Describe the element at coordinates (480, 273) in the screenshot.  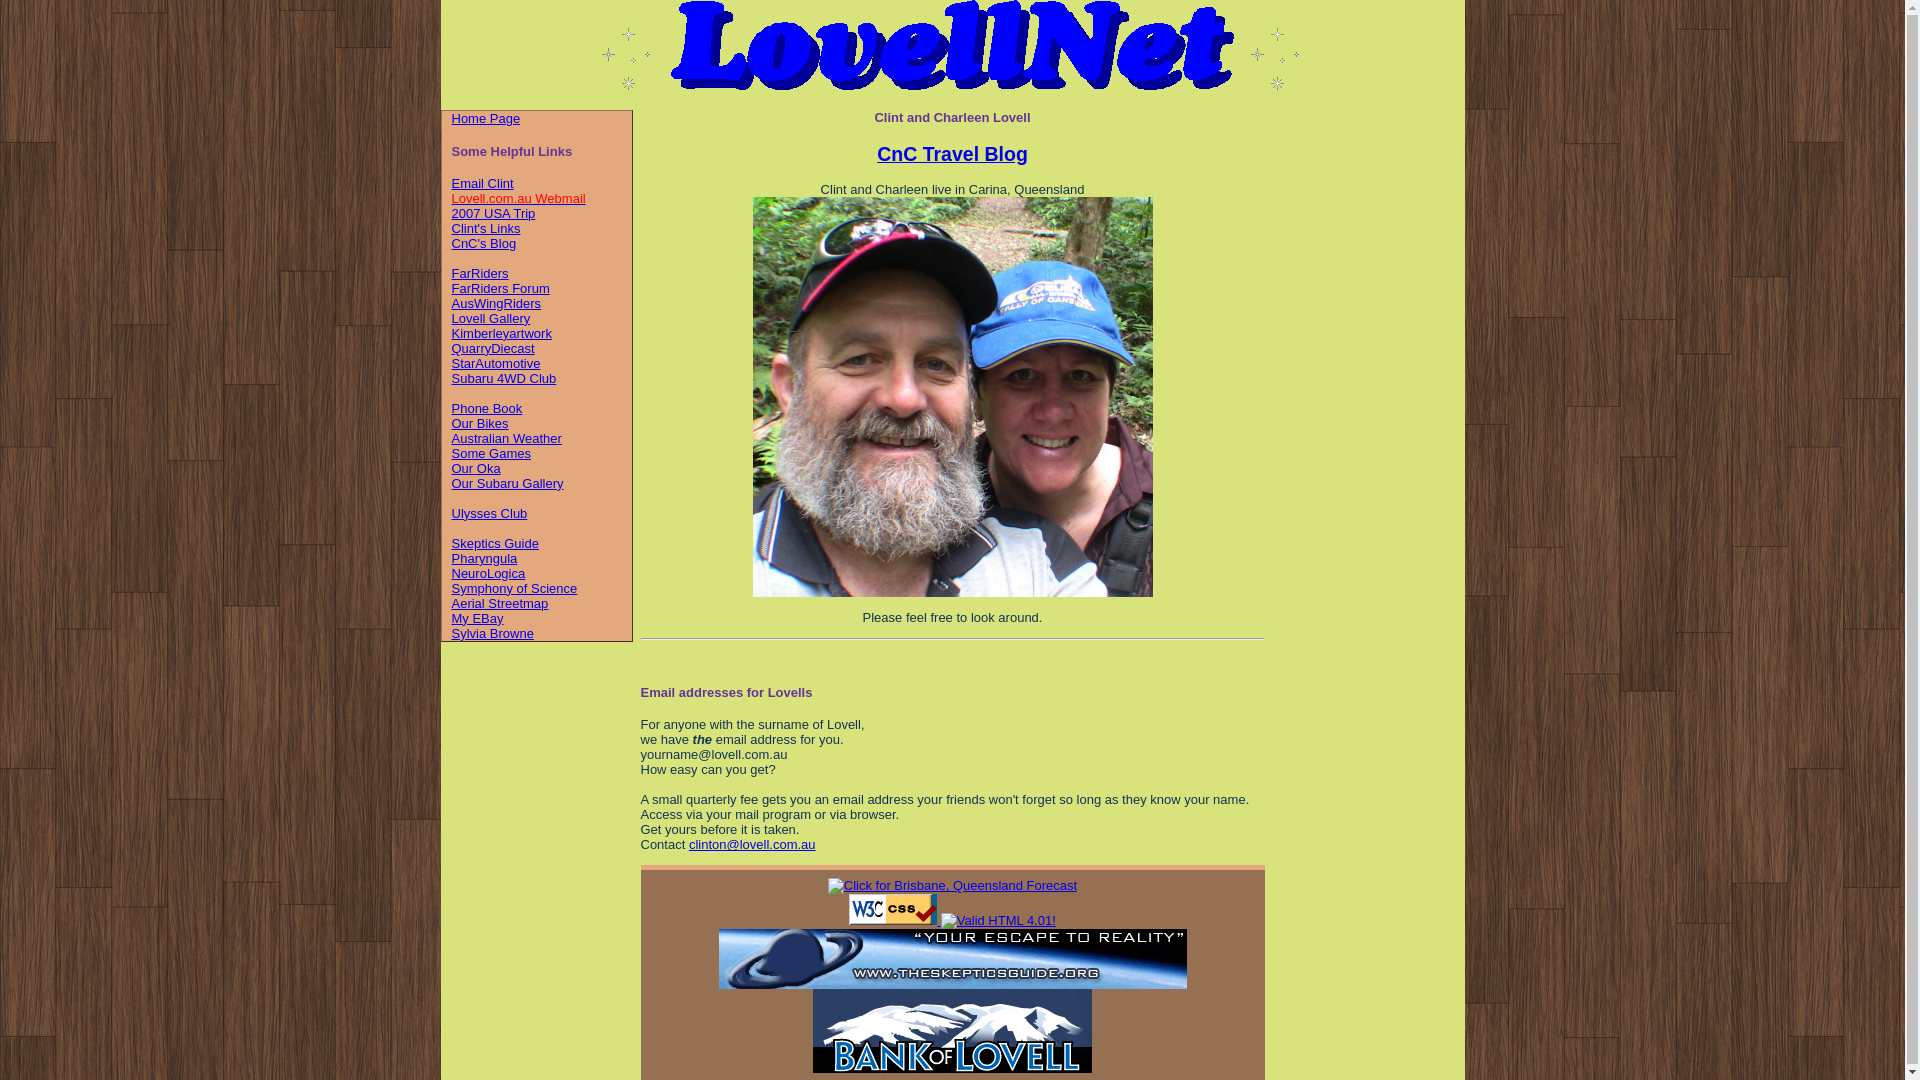
I see `'FarRiders'` at that location.